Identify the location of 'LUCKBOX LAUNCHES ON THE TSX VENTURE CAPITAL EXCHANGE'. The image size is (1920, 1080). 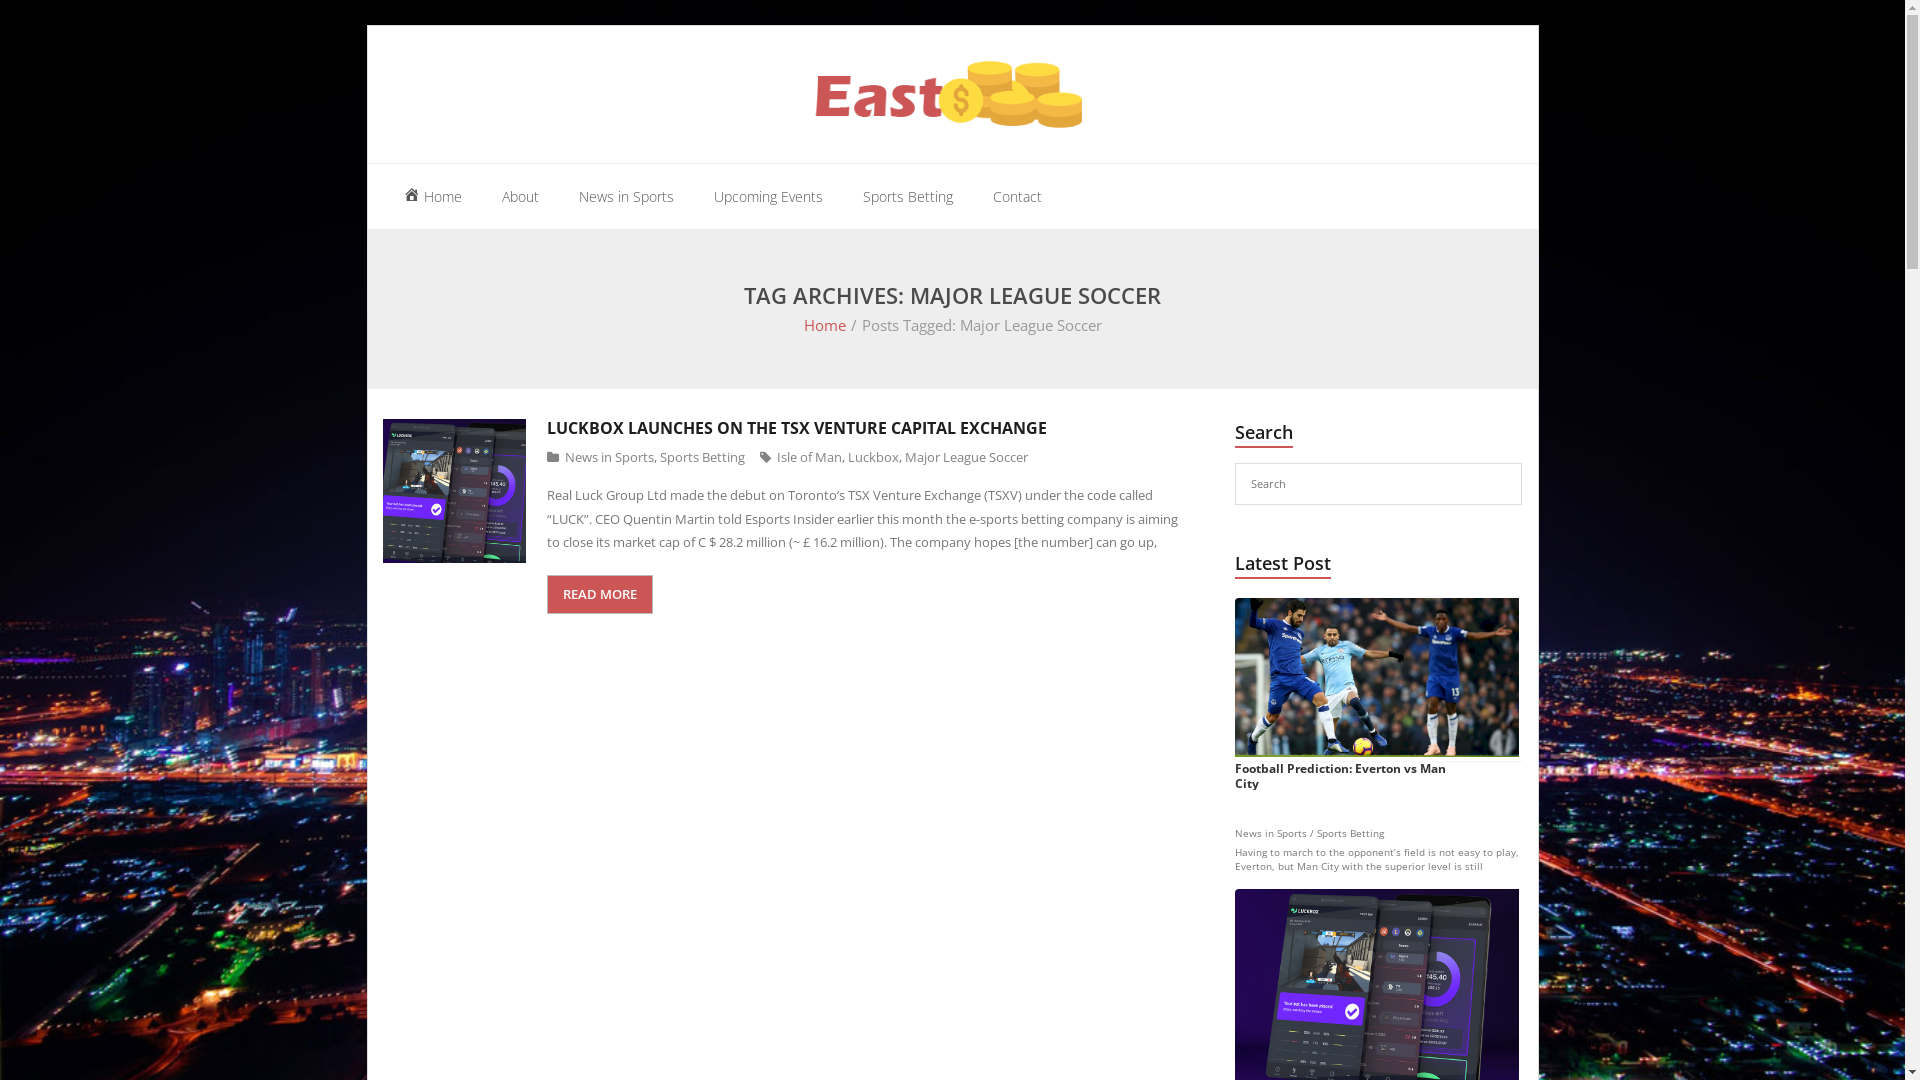
(795, 427).